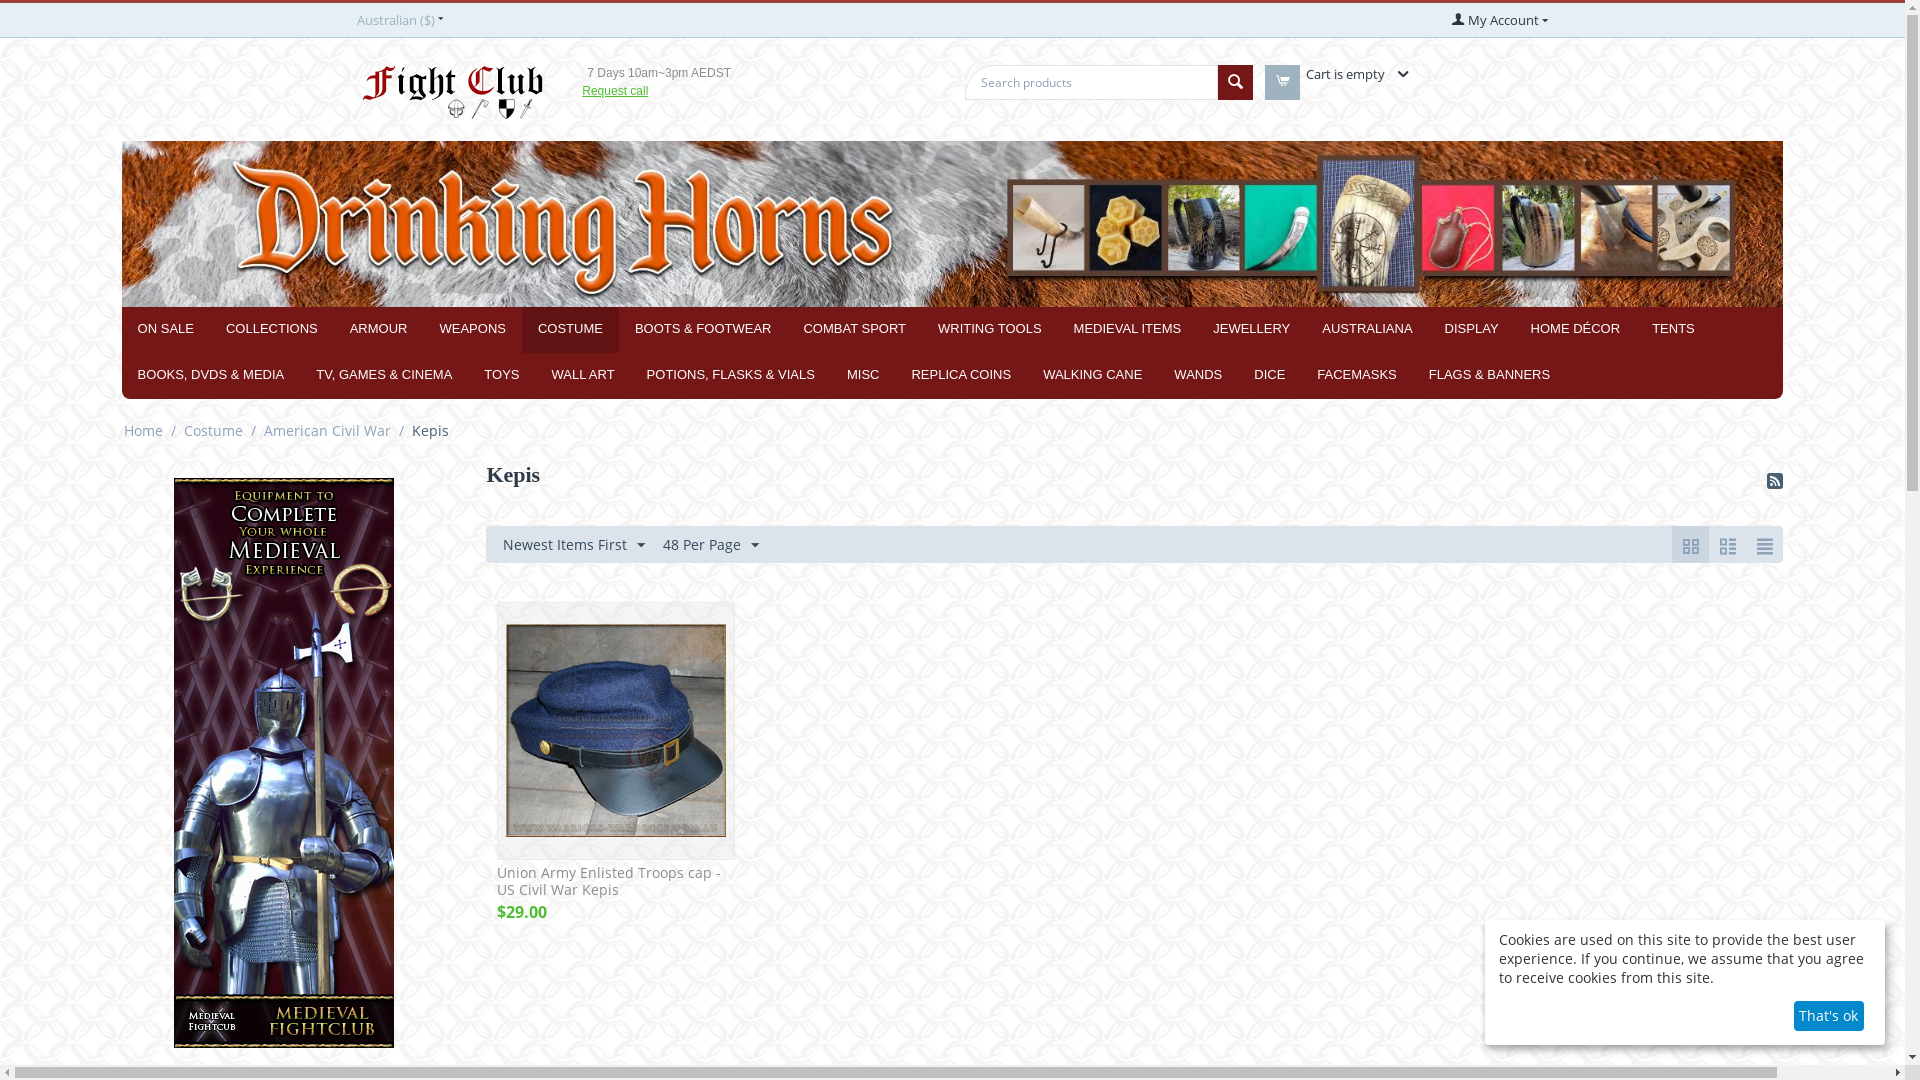 This screenshot has height=1080, width=1920. Describe the element at coordinates (1157, 375) in the screenshot. I see `'WANDS'` at that location.